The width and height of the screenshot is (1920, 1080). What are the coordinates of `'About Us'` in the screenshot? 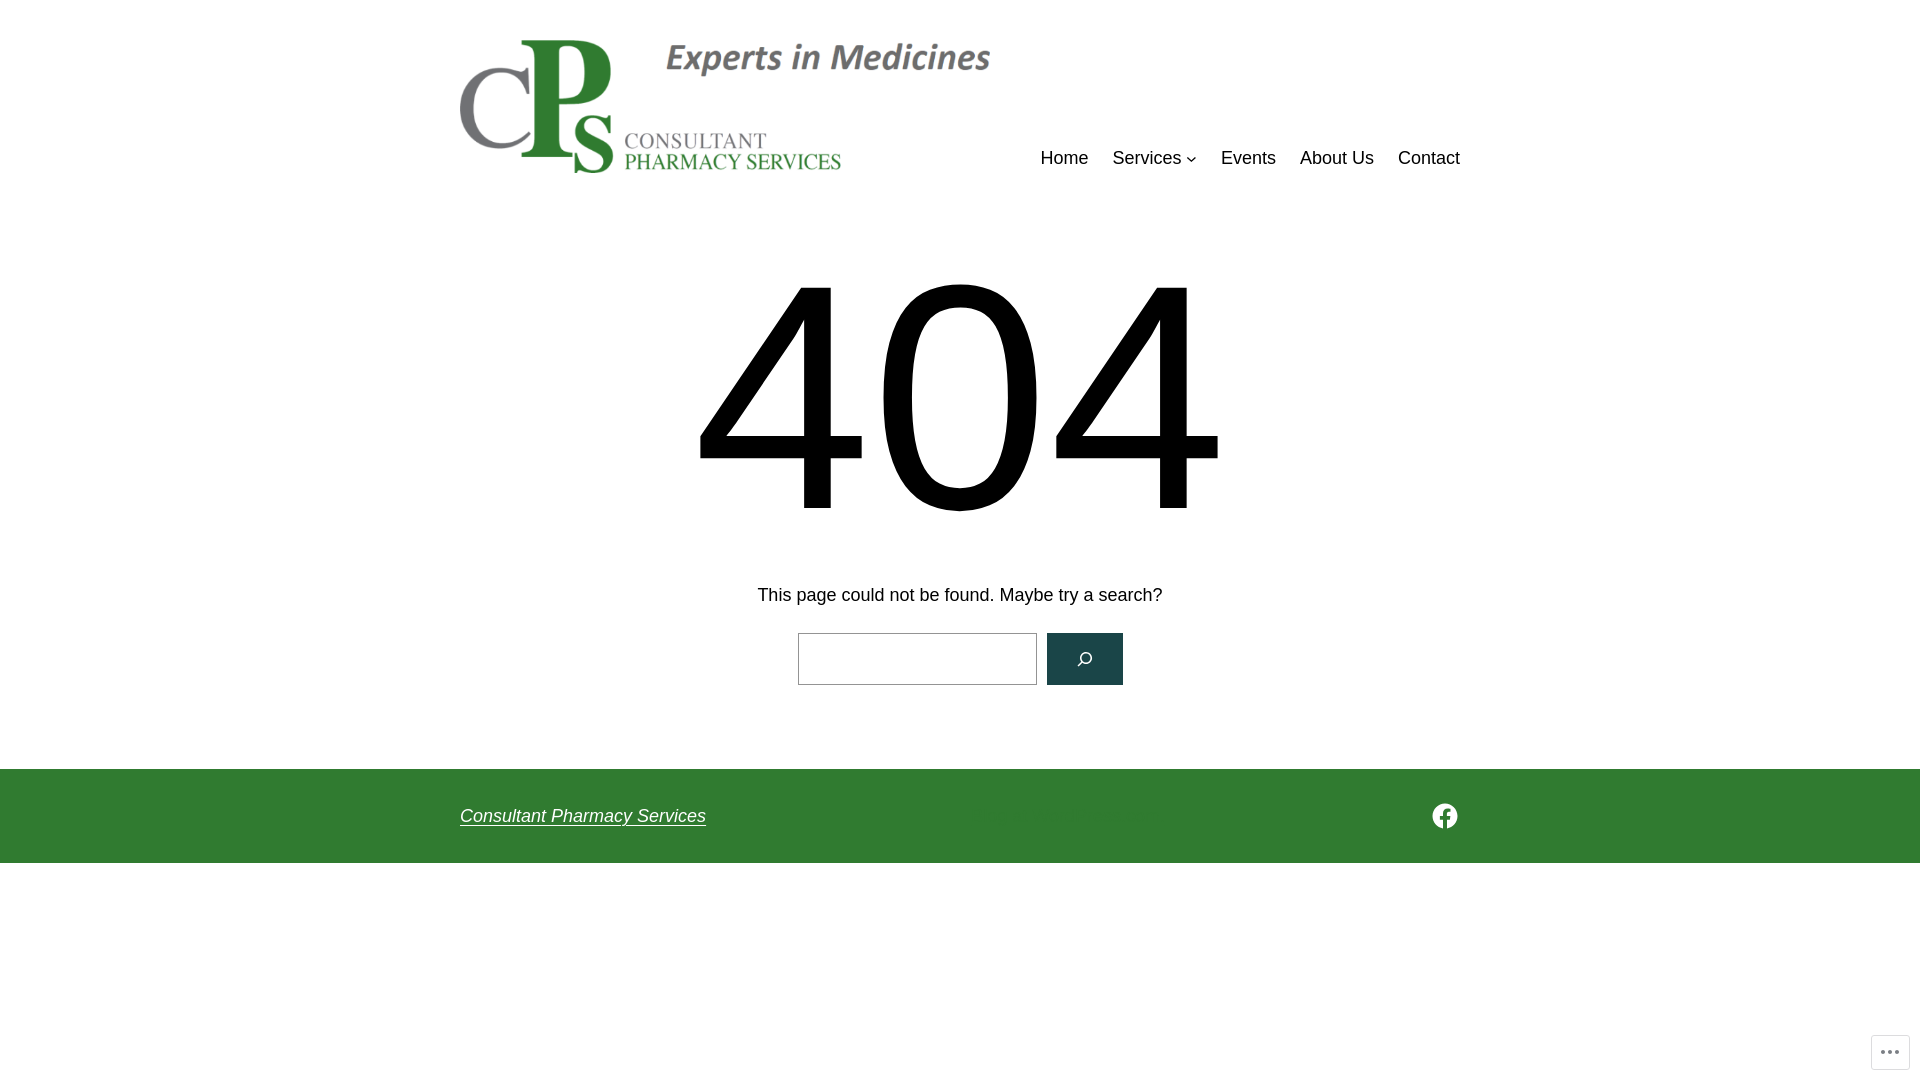 It's located at (1300, 157).